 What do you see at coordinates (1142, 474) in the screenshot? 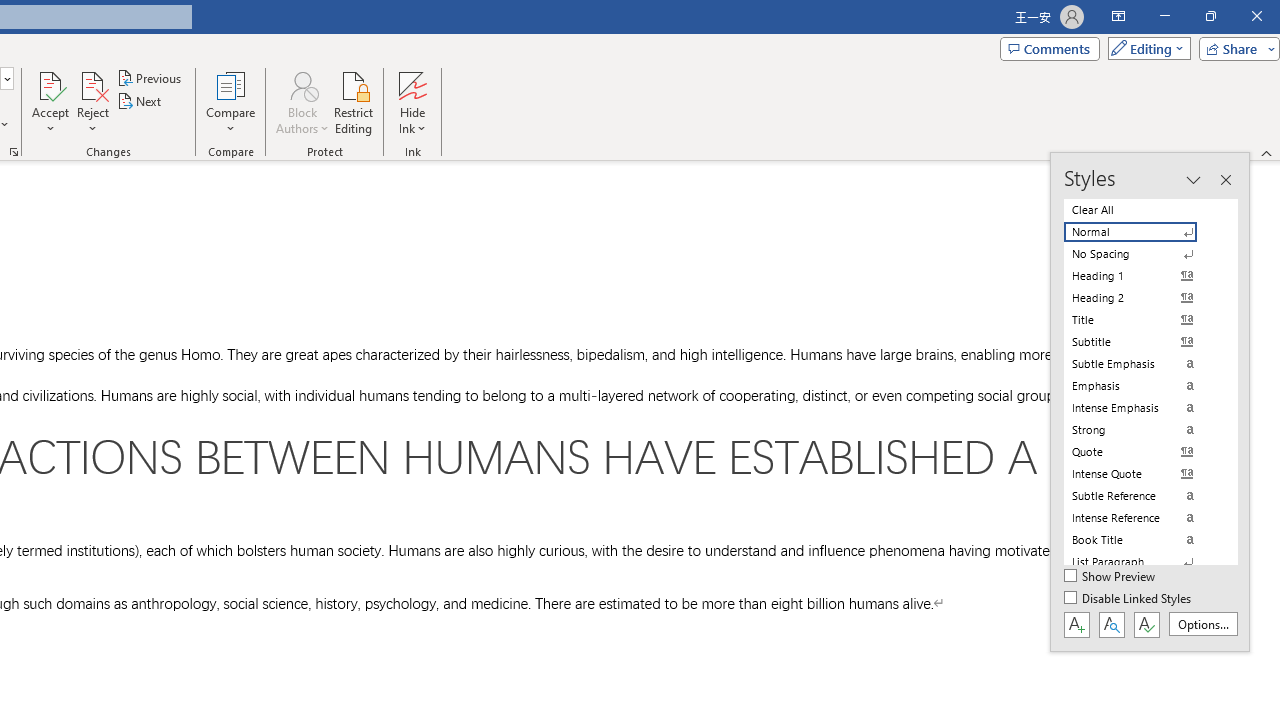
I see `'Intense Quote'` at bounding box center [1142, 474].